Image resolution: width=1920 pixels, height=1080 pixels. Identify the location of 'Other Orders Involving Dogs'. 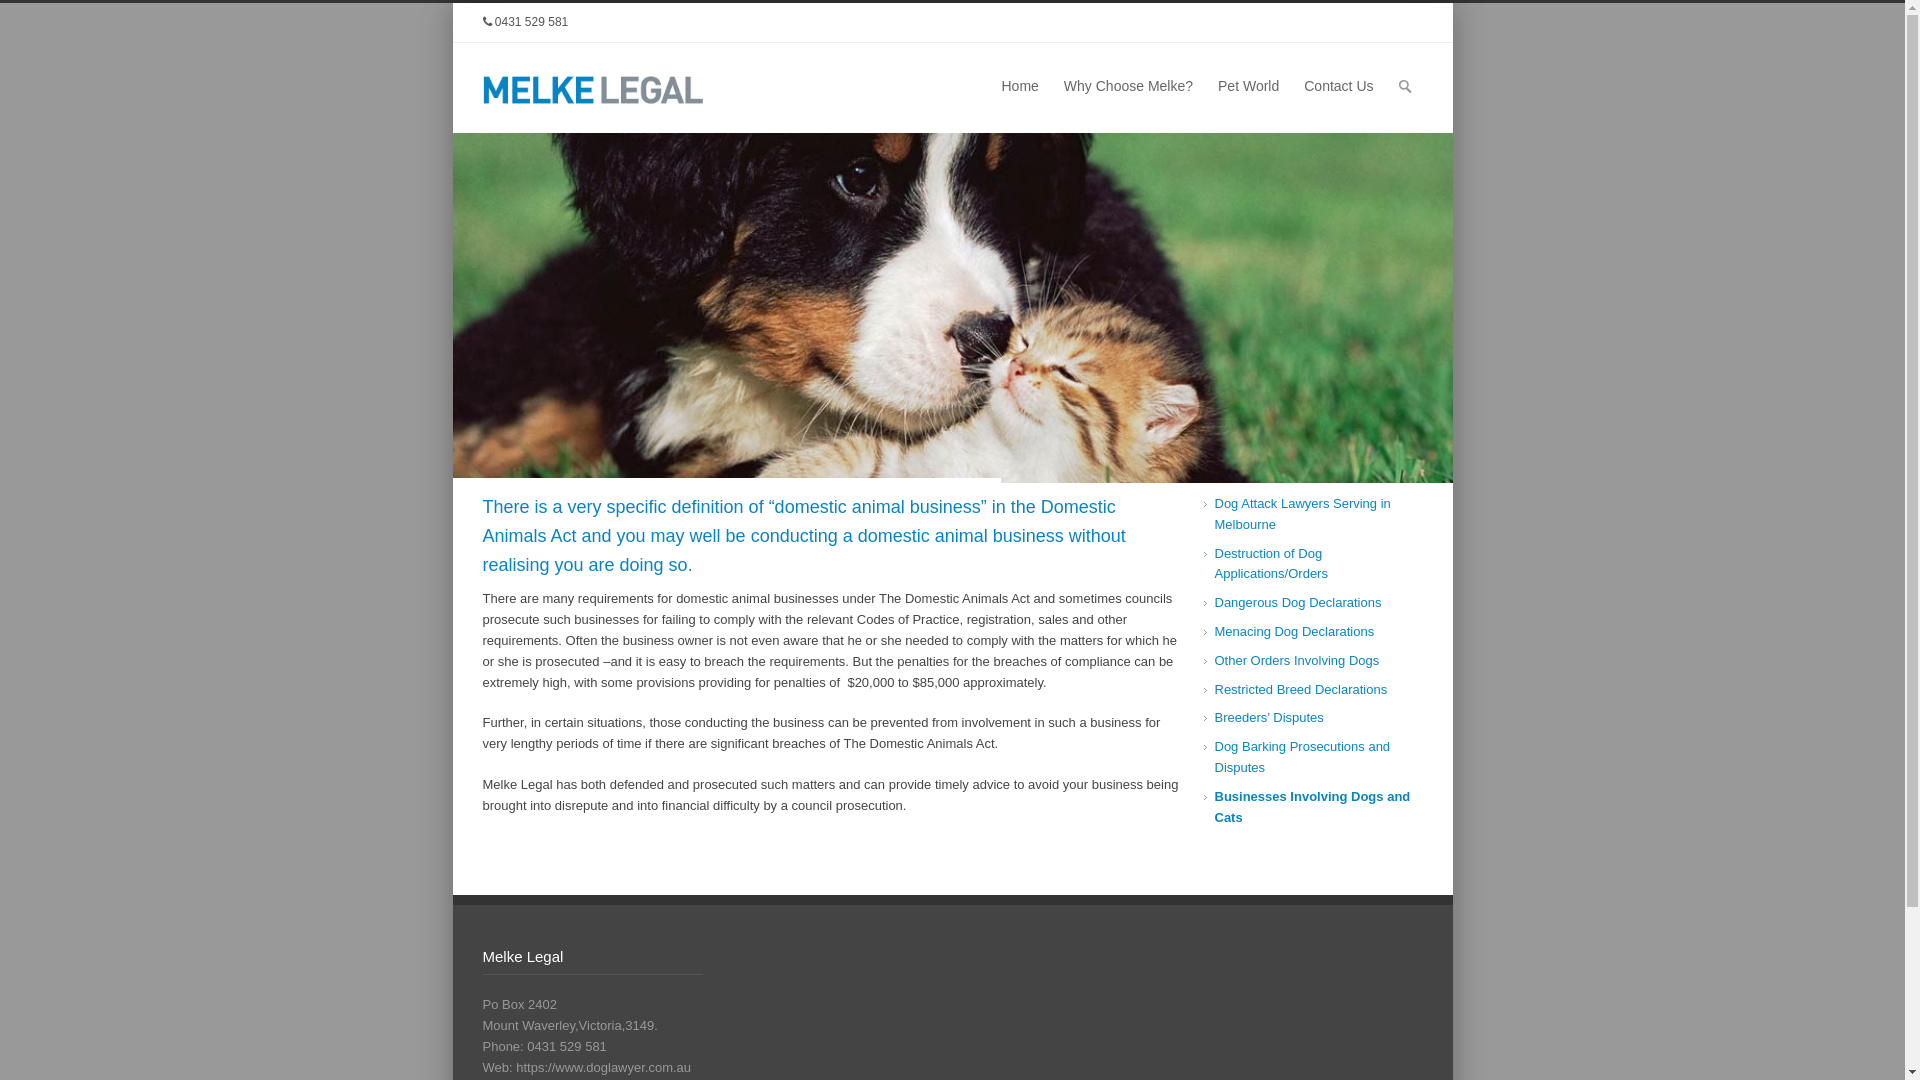
(1296, 660).